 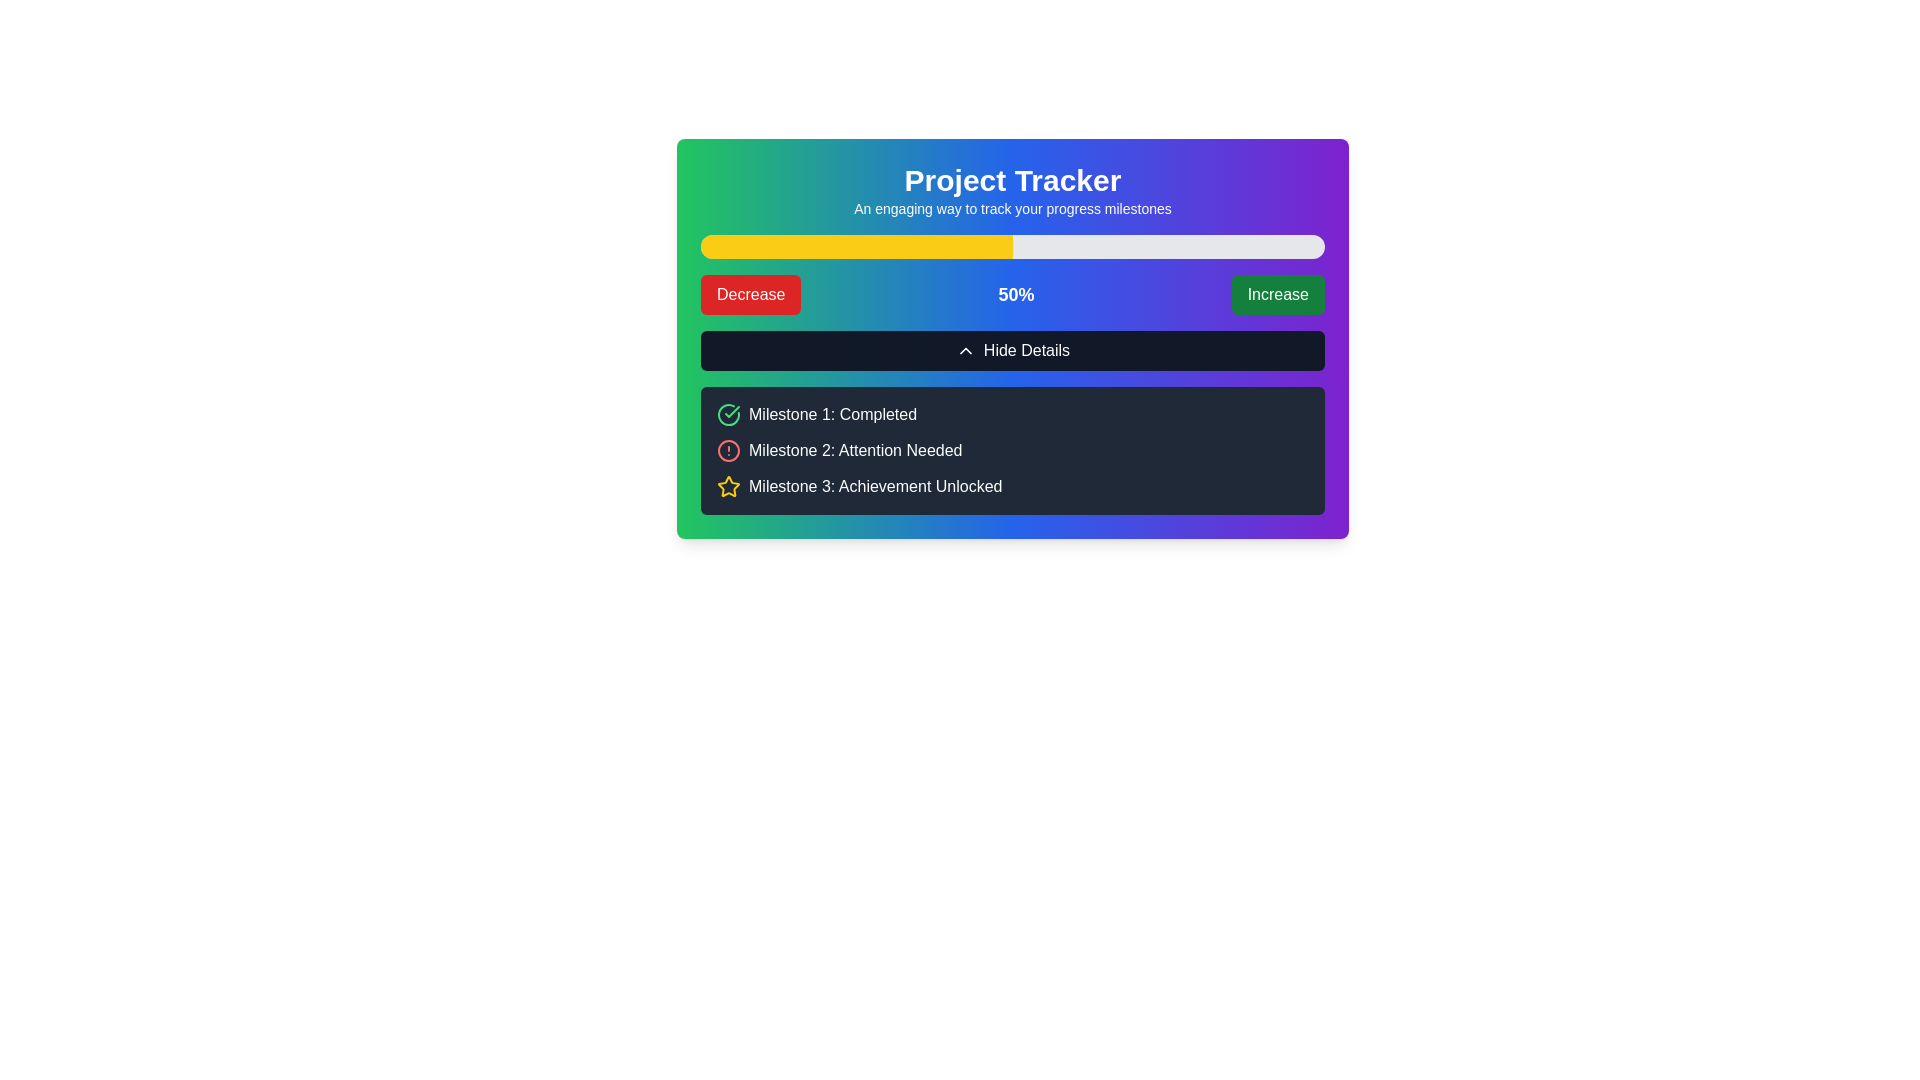 What do you see at coordinates (728, 414) in the screenshot?
I see `the milestone completion icon` at bounding box center [728, 414].